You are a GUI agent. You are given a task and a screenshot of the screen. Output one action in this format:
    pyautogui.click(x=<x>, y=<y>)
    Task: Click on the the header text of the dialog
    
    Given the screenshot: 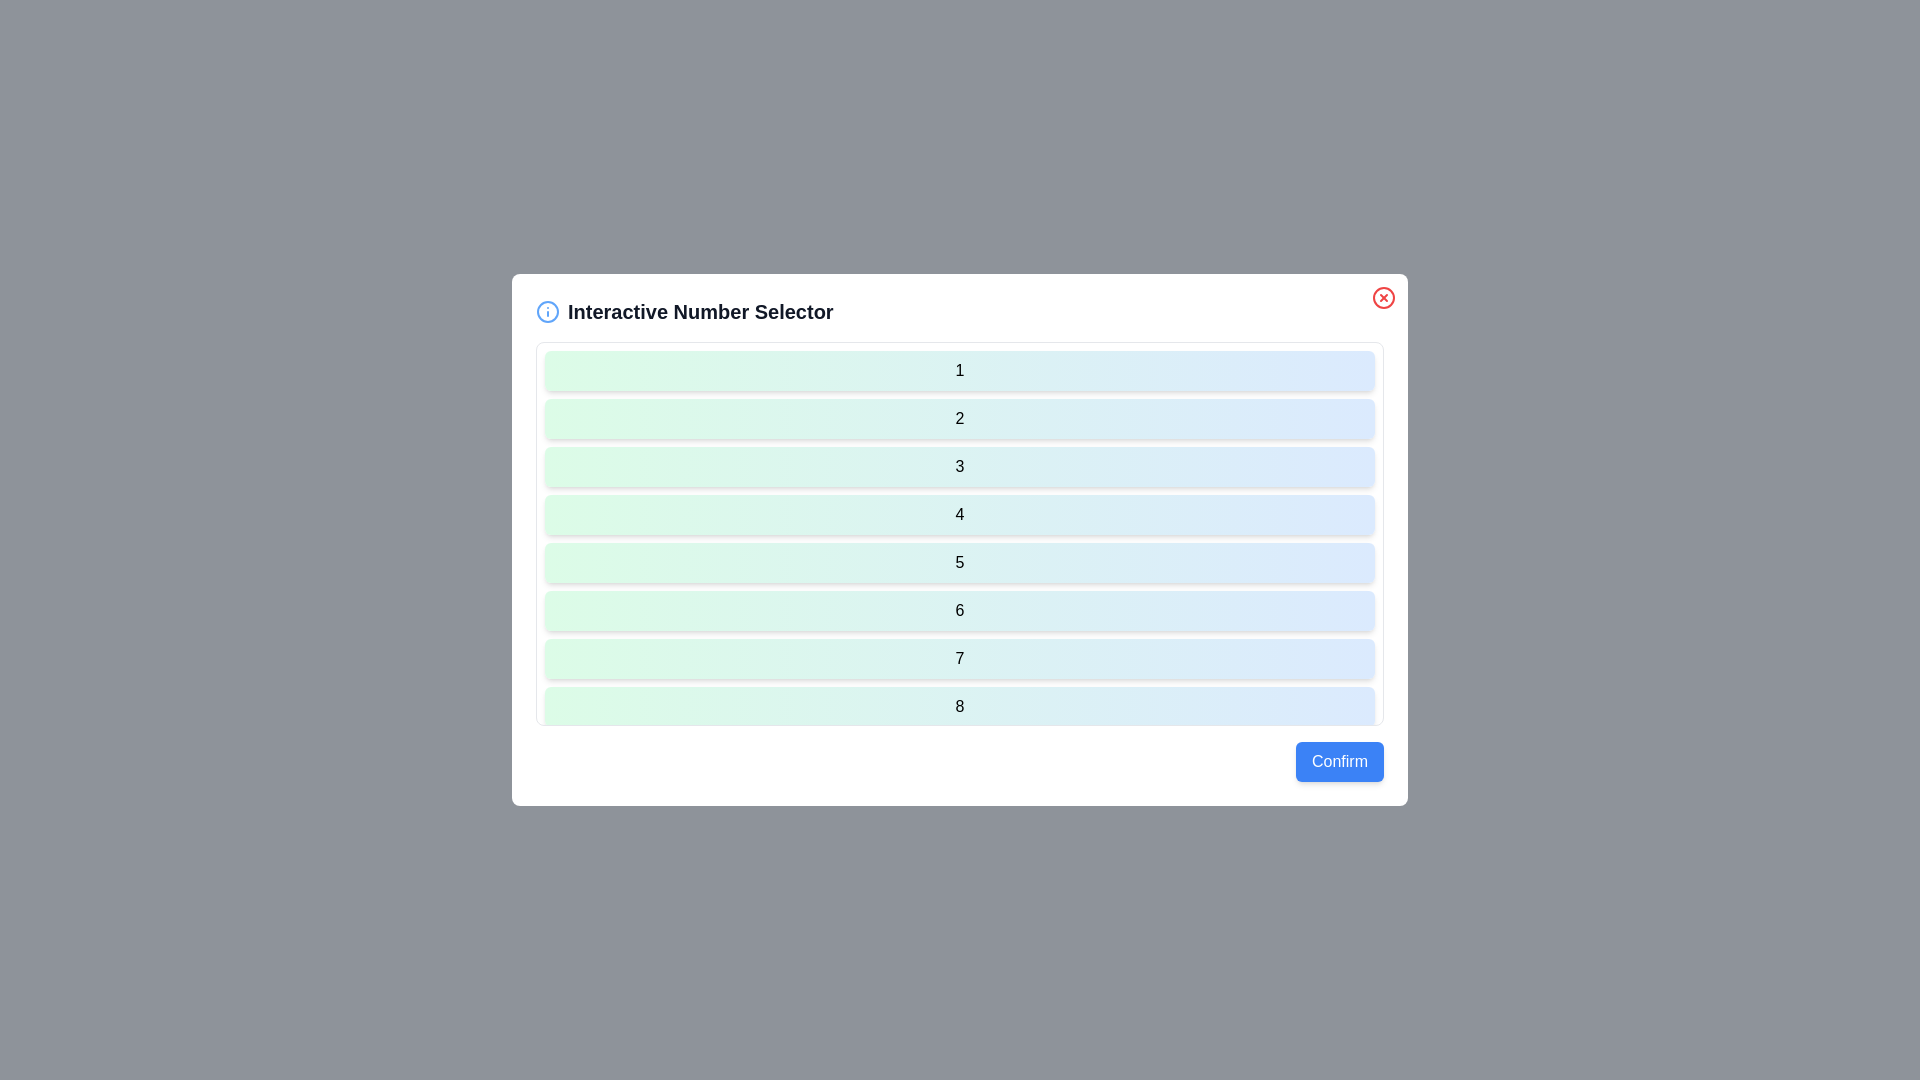 What is the action you would take?
    pyautogui.click(x=960, y=312)
    